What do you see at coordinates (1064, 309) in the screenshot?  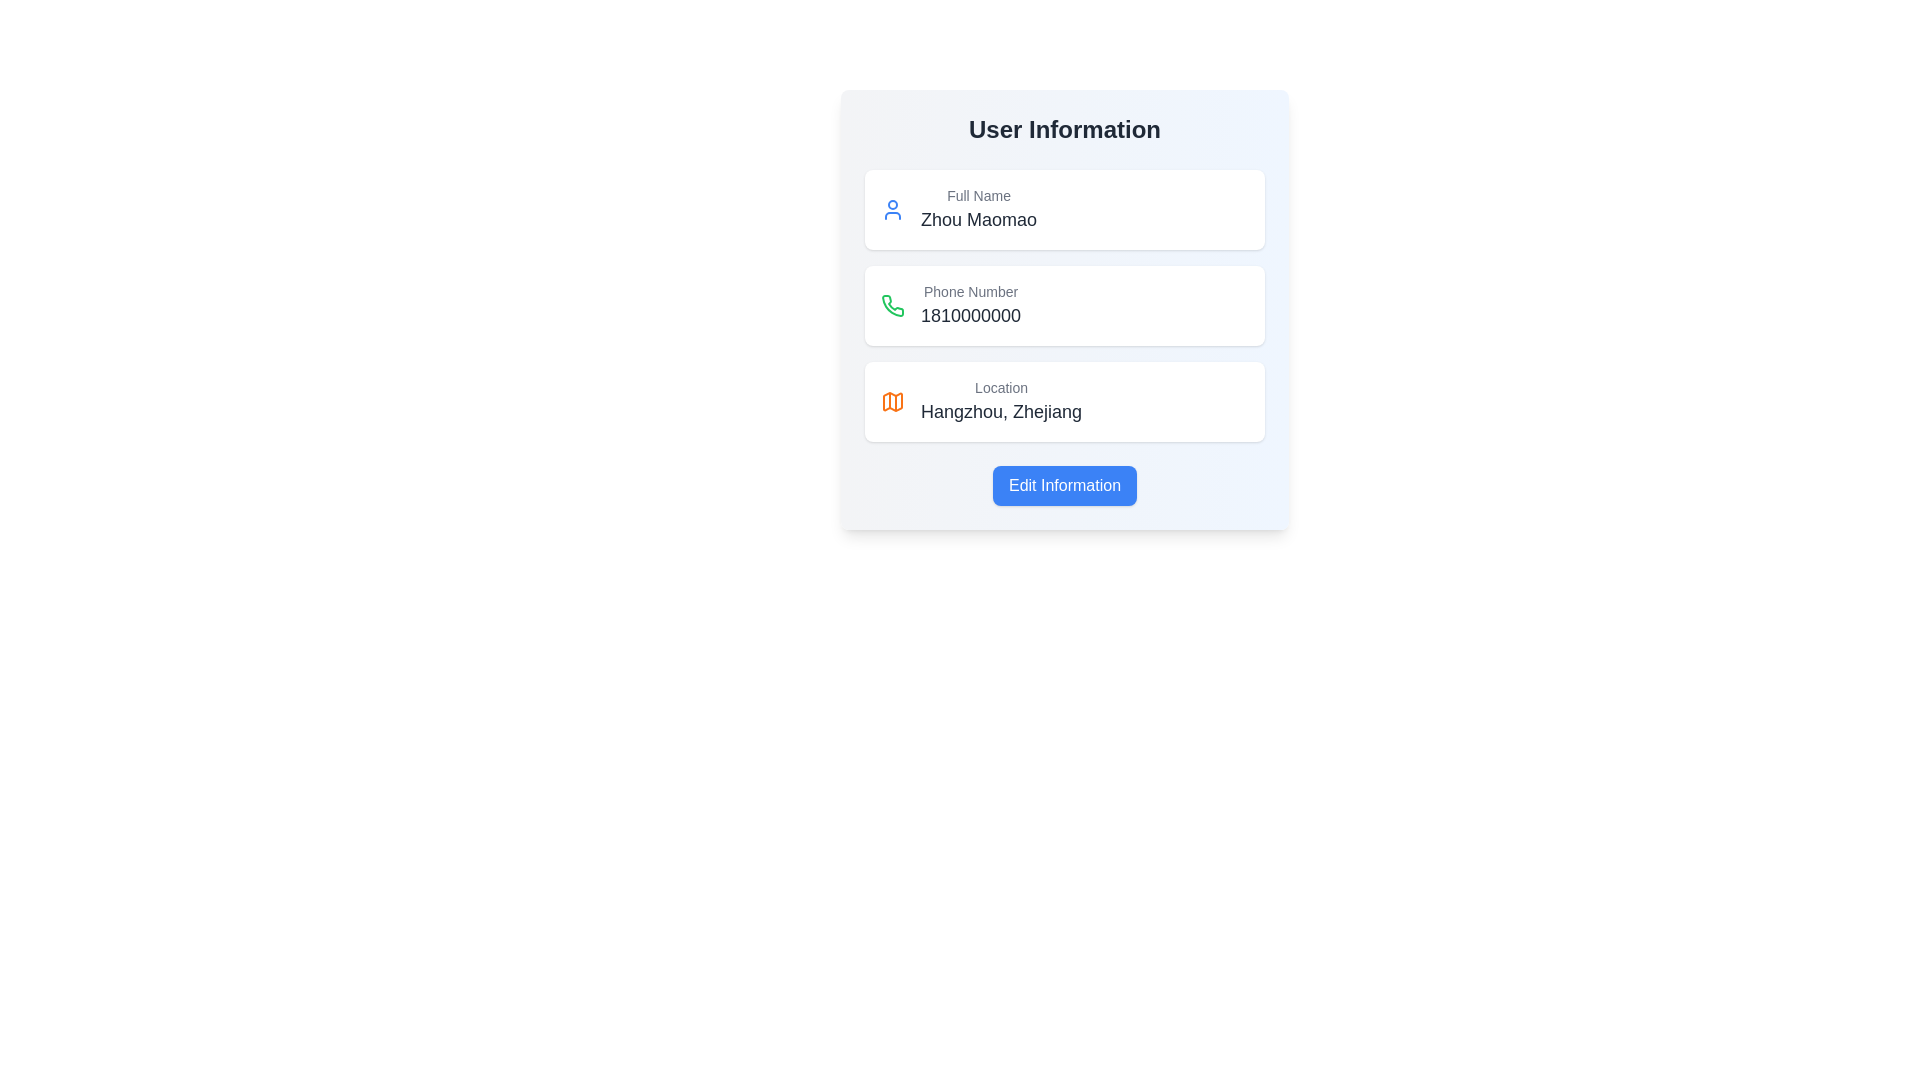 I see `the informational section displaying the user's phone number, which is located between the 'Full Name' and 'Location' sections in the 'User Information' card` at bounding box center [1064, 309].